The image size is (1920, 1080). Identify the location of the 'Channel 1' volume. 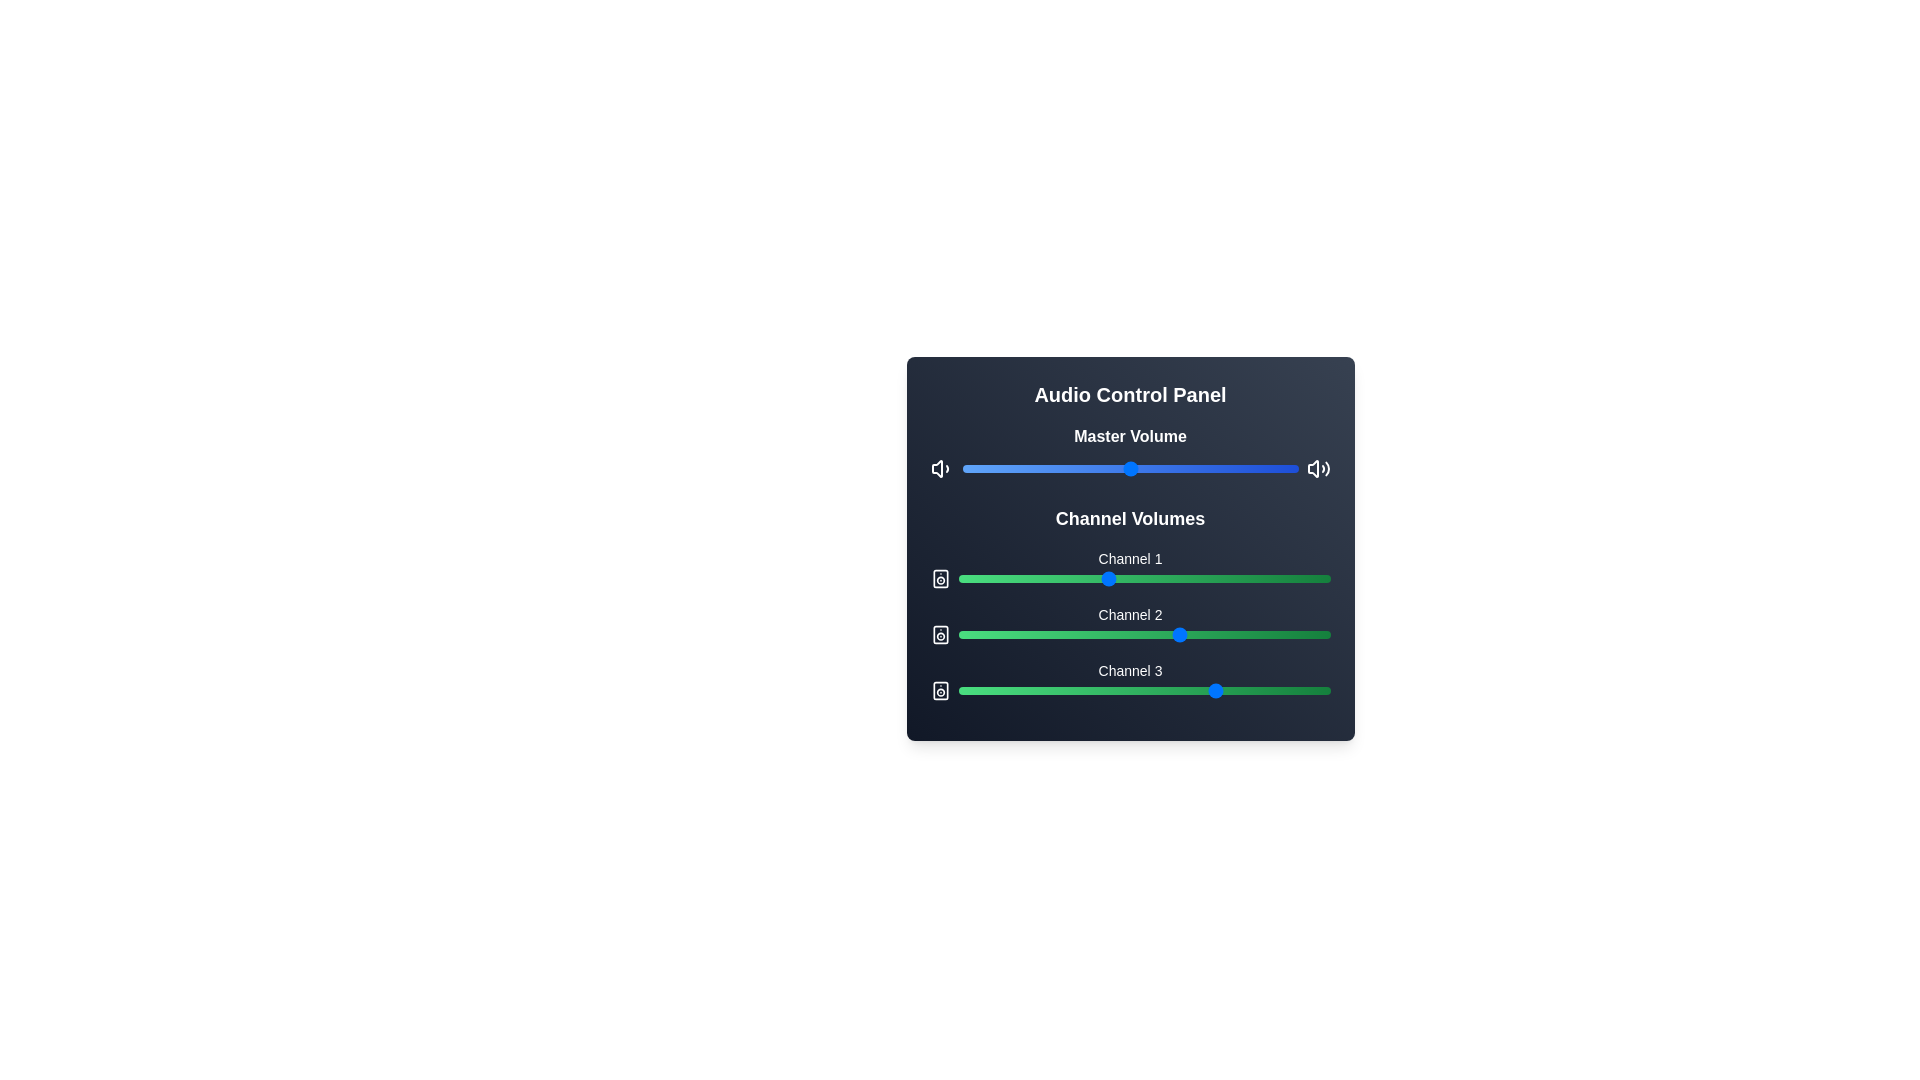
(1043, 578).